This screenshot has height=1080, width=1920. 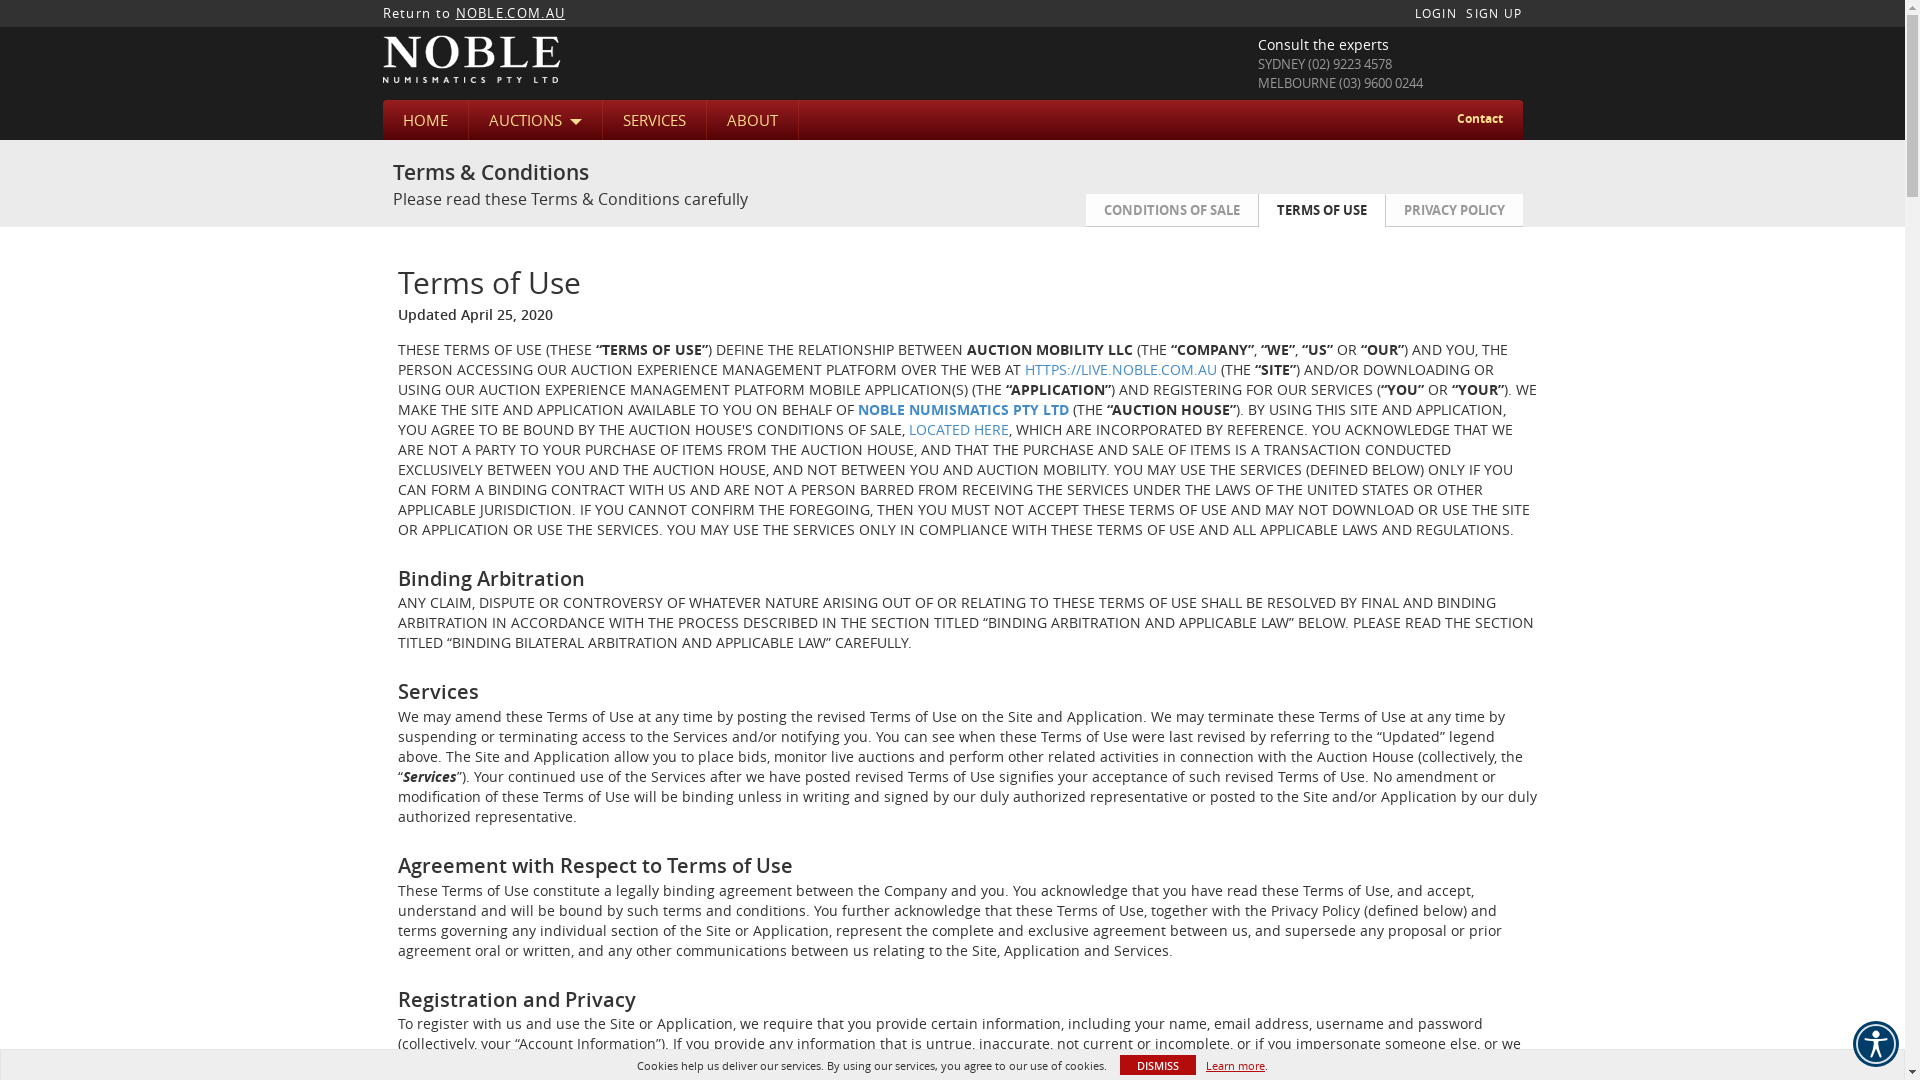 I want to click on 'SIGN UP', so click(x=1465, y=12).